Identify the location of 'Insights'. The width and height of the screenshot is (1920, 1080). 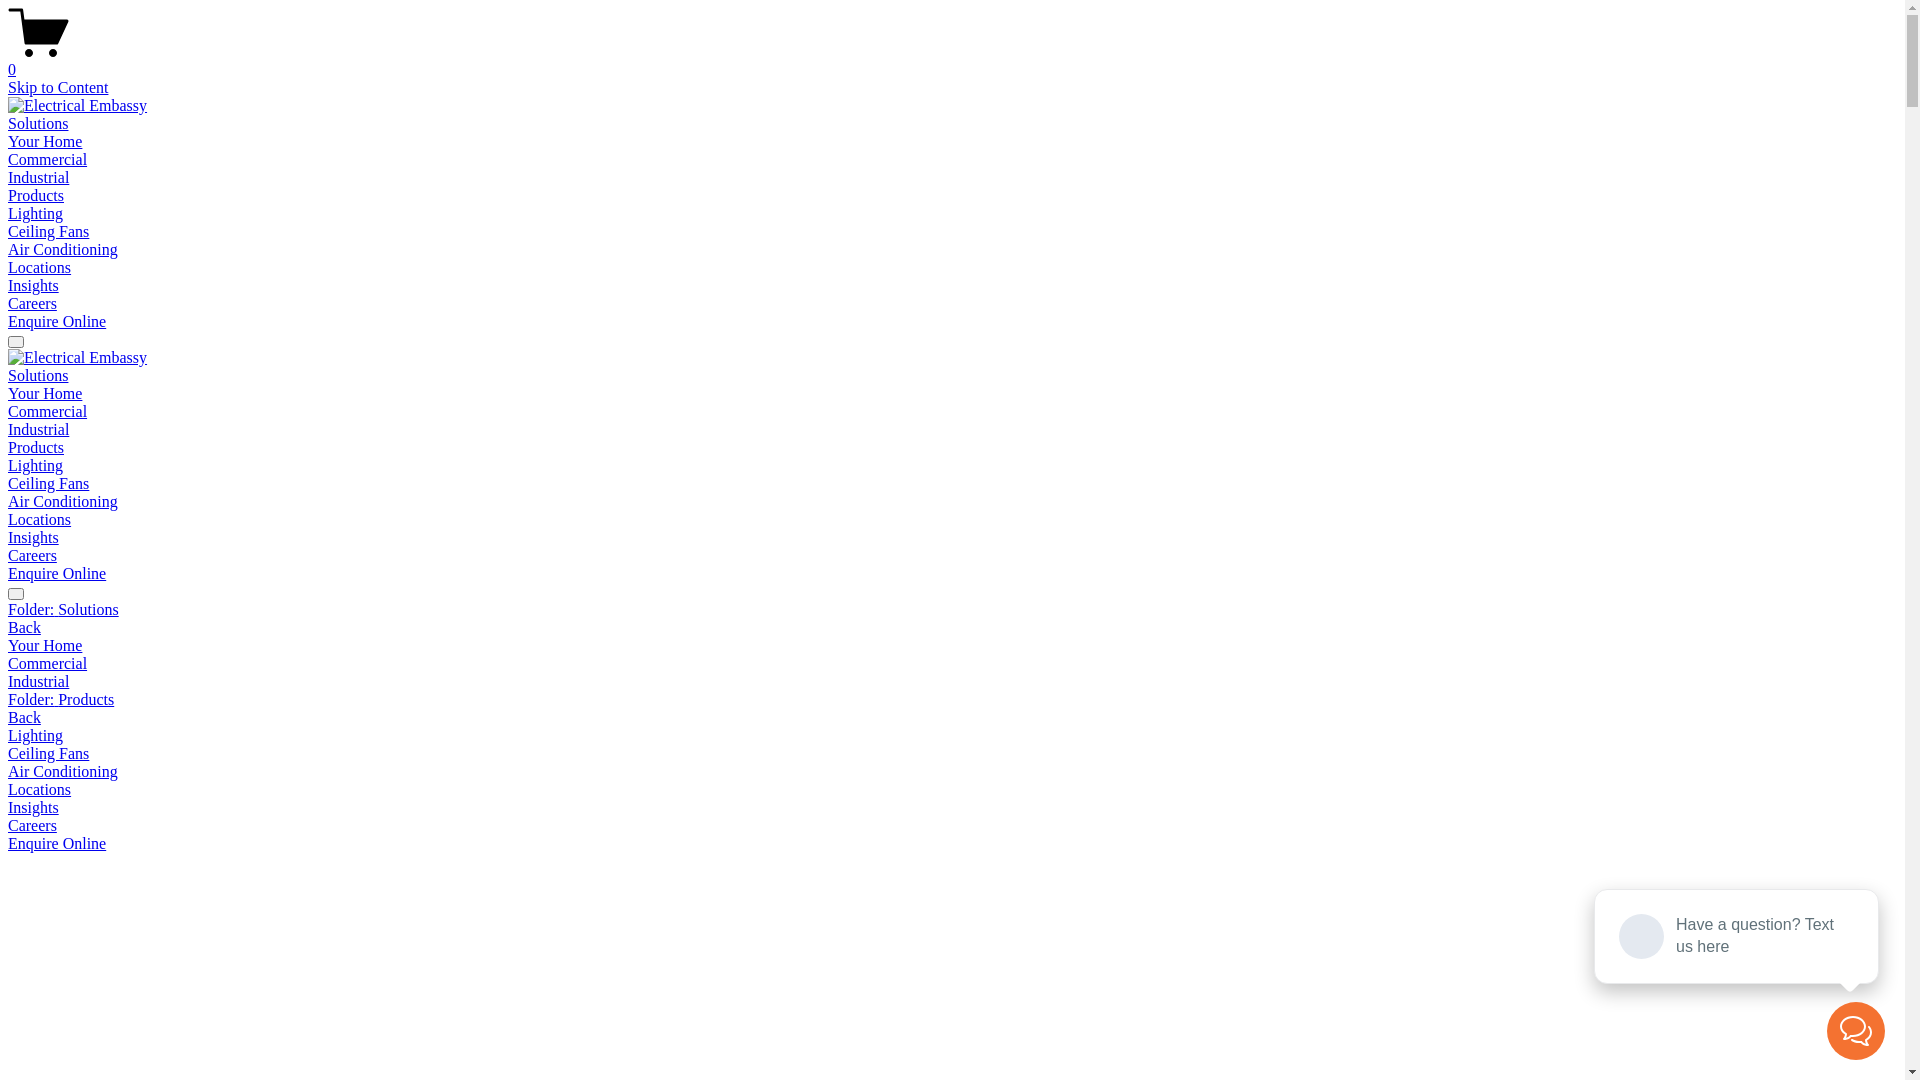
(33, 536).